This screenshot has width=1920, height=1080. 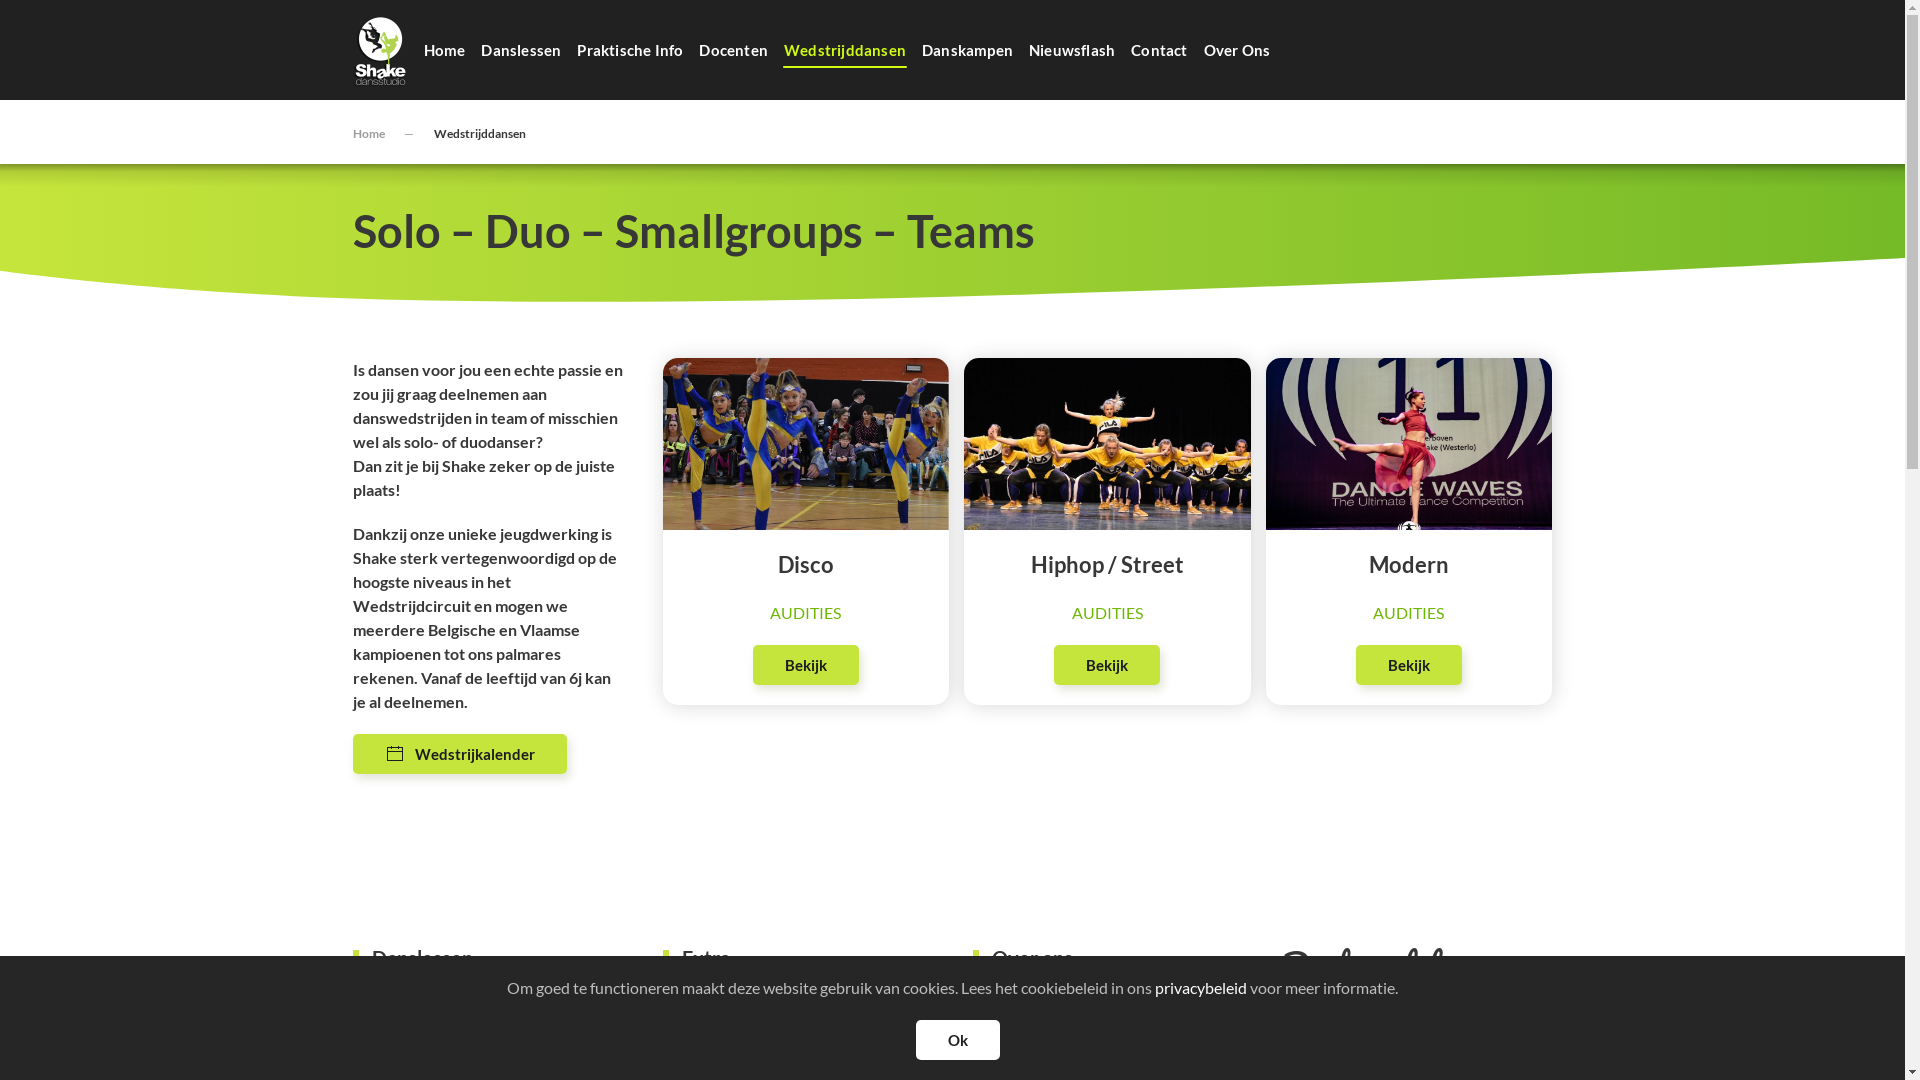 What do you see at coordinates (417, 1002) in the screenshot?
I see `'Over onze danslessen'` at bounding box center [417, 1002].